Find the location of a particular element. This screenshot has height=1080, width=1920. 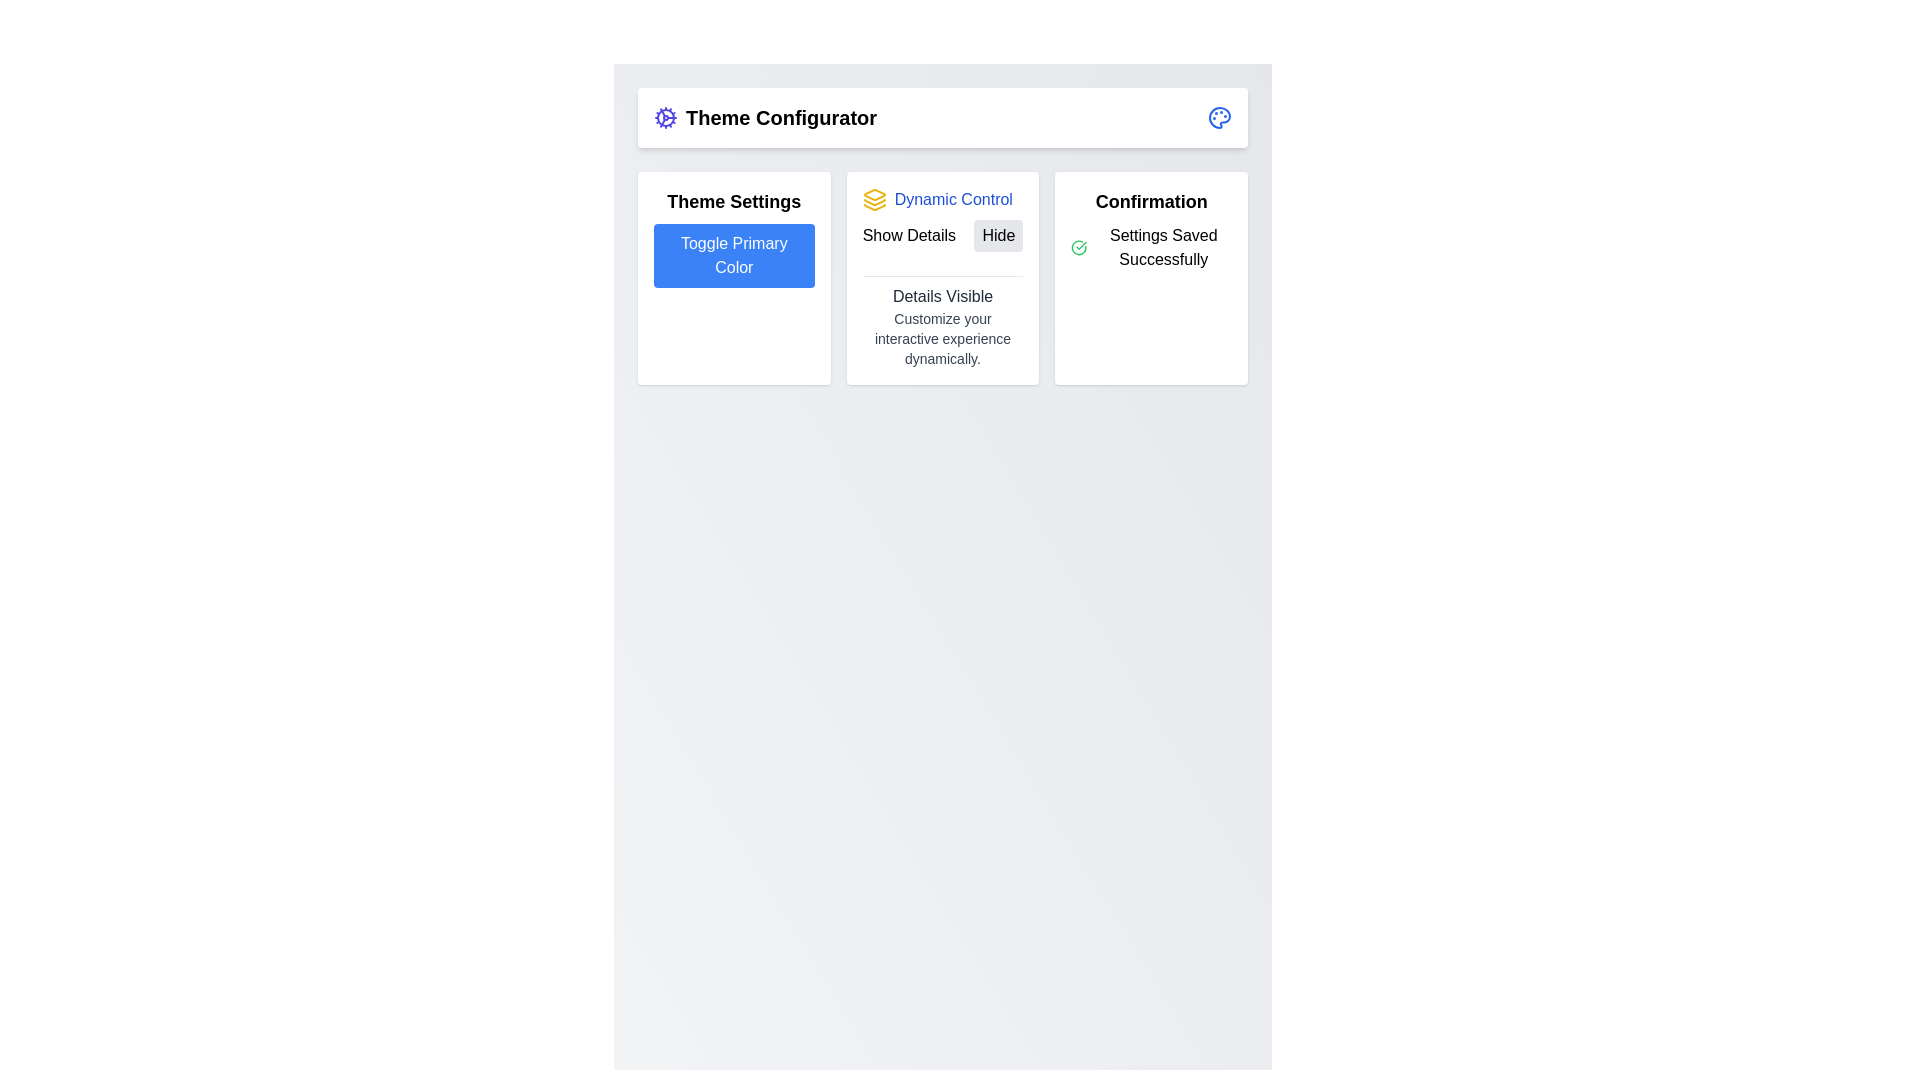

the text label displaying 'Settings Saved Successfully' with a green checkmark icon to its left, located in the 'Confirmation' section panel is located at coordinates (1151, 246).